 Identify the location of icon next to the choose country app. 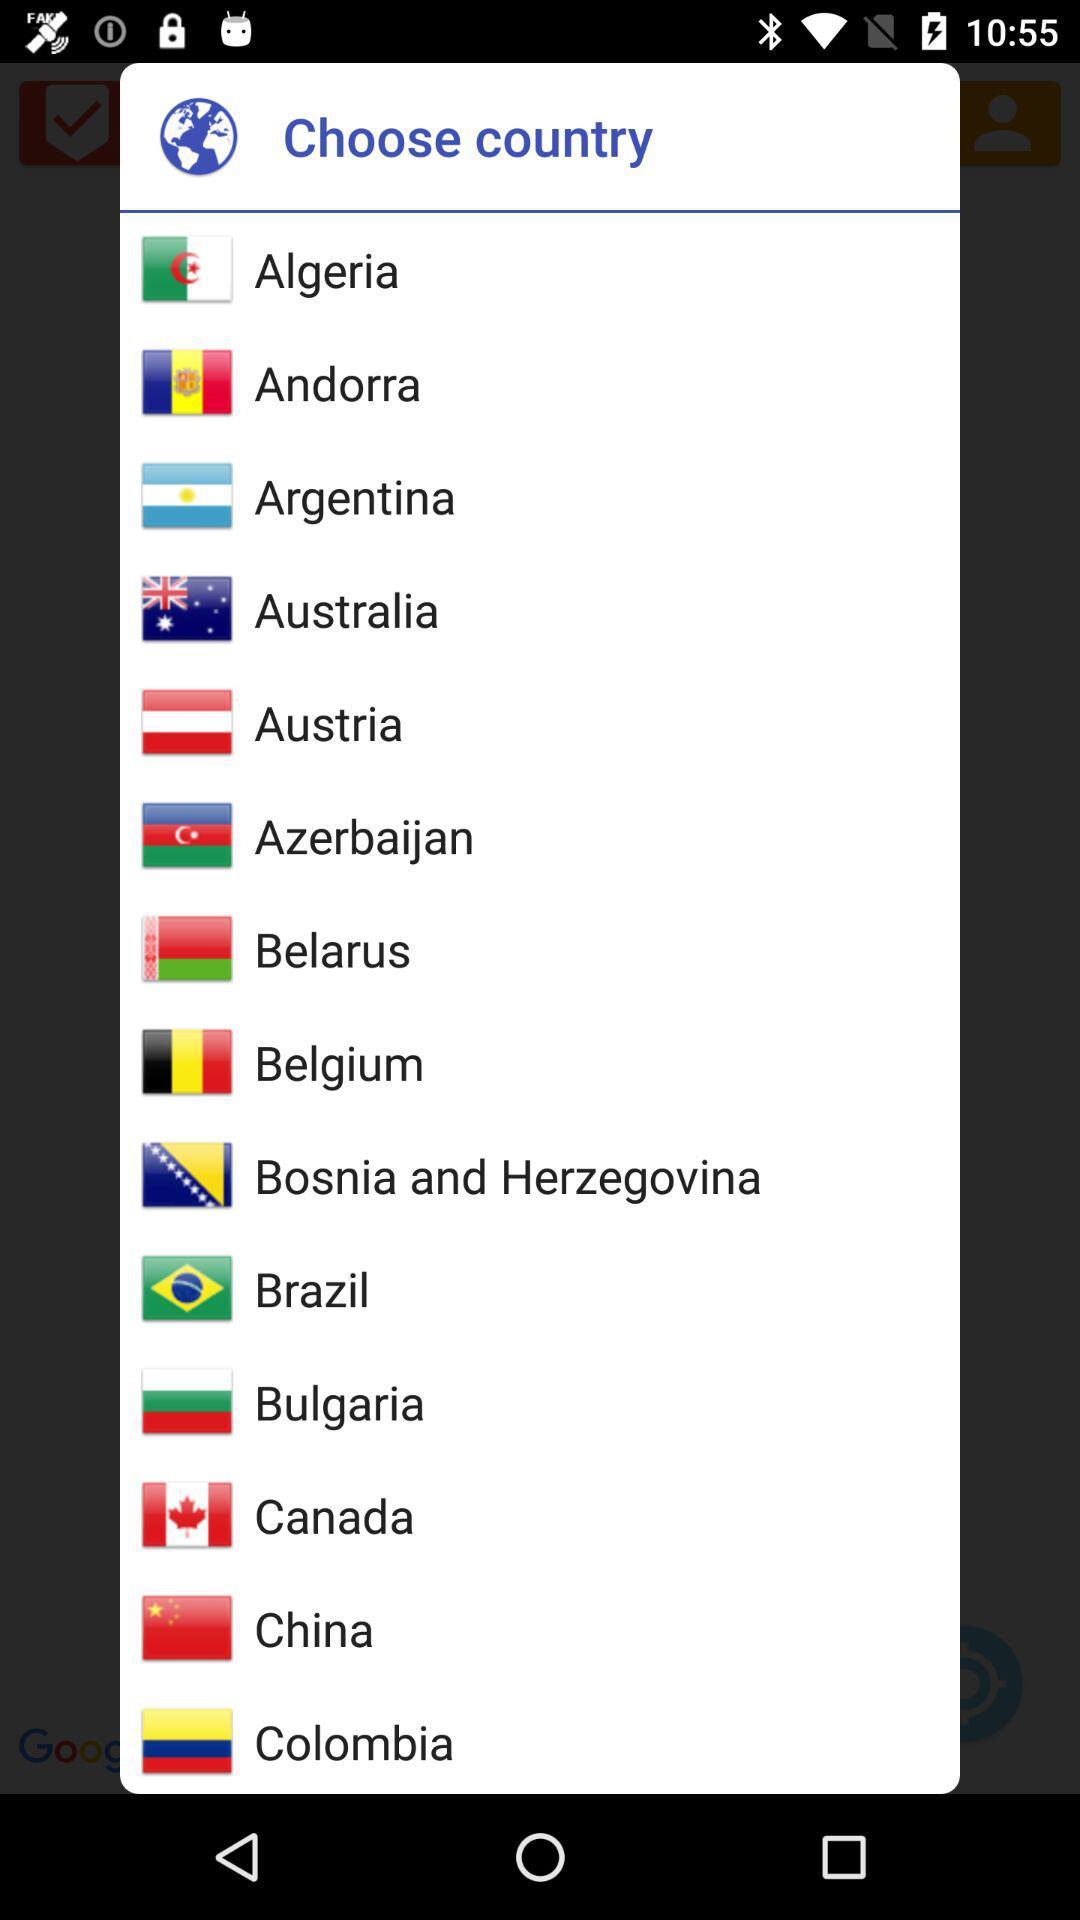
(198, 135).